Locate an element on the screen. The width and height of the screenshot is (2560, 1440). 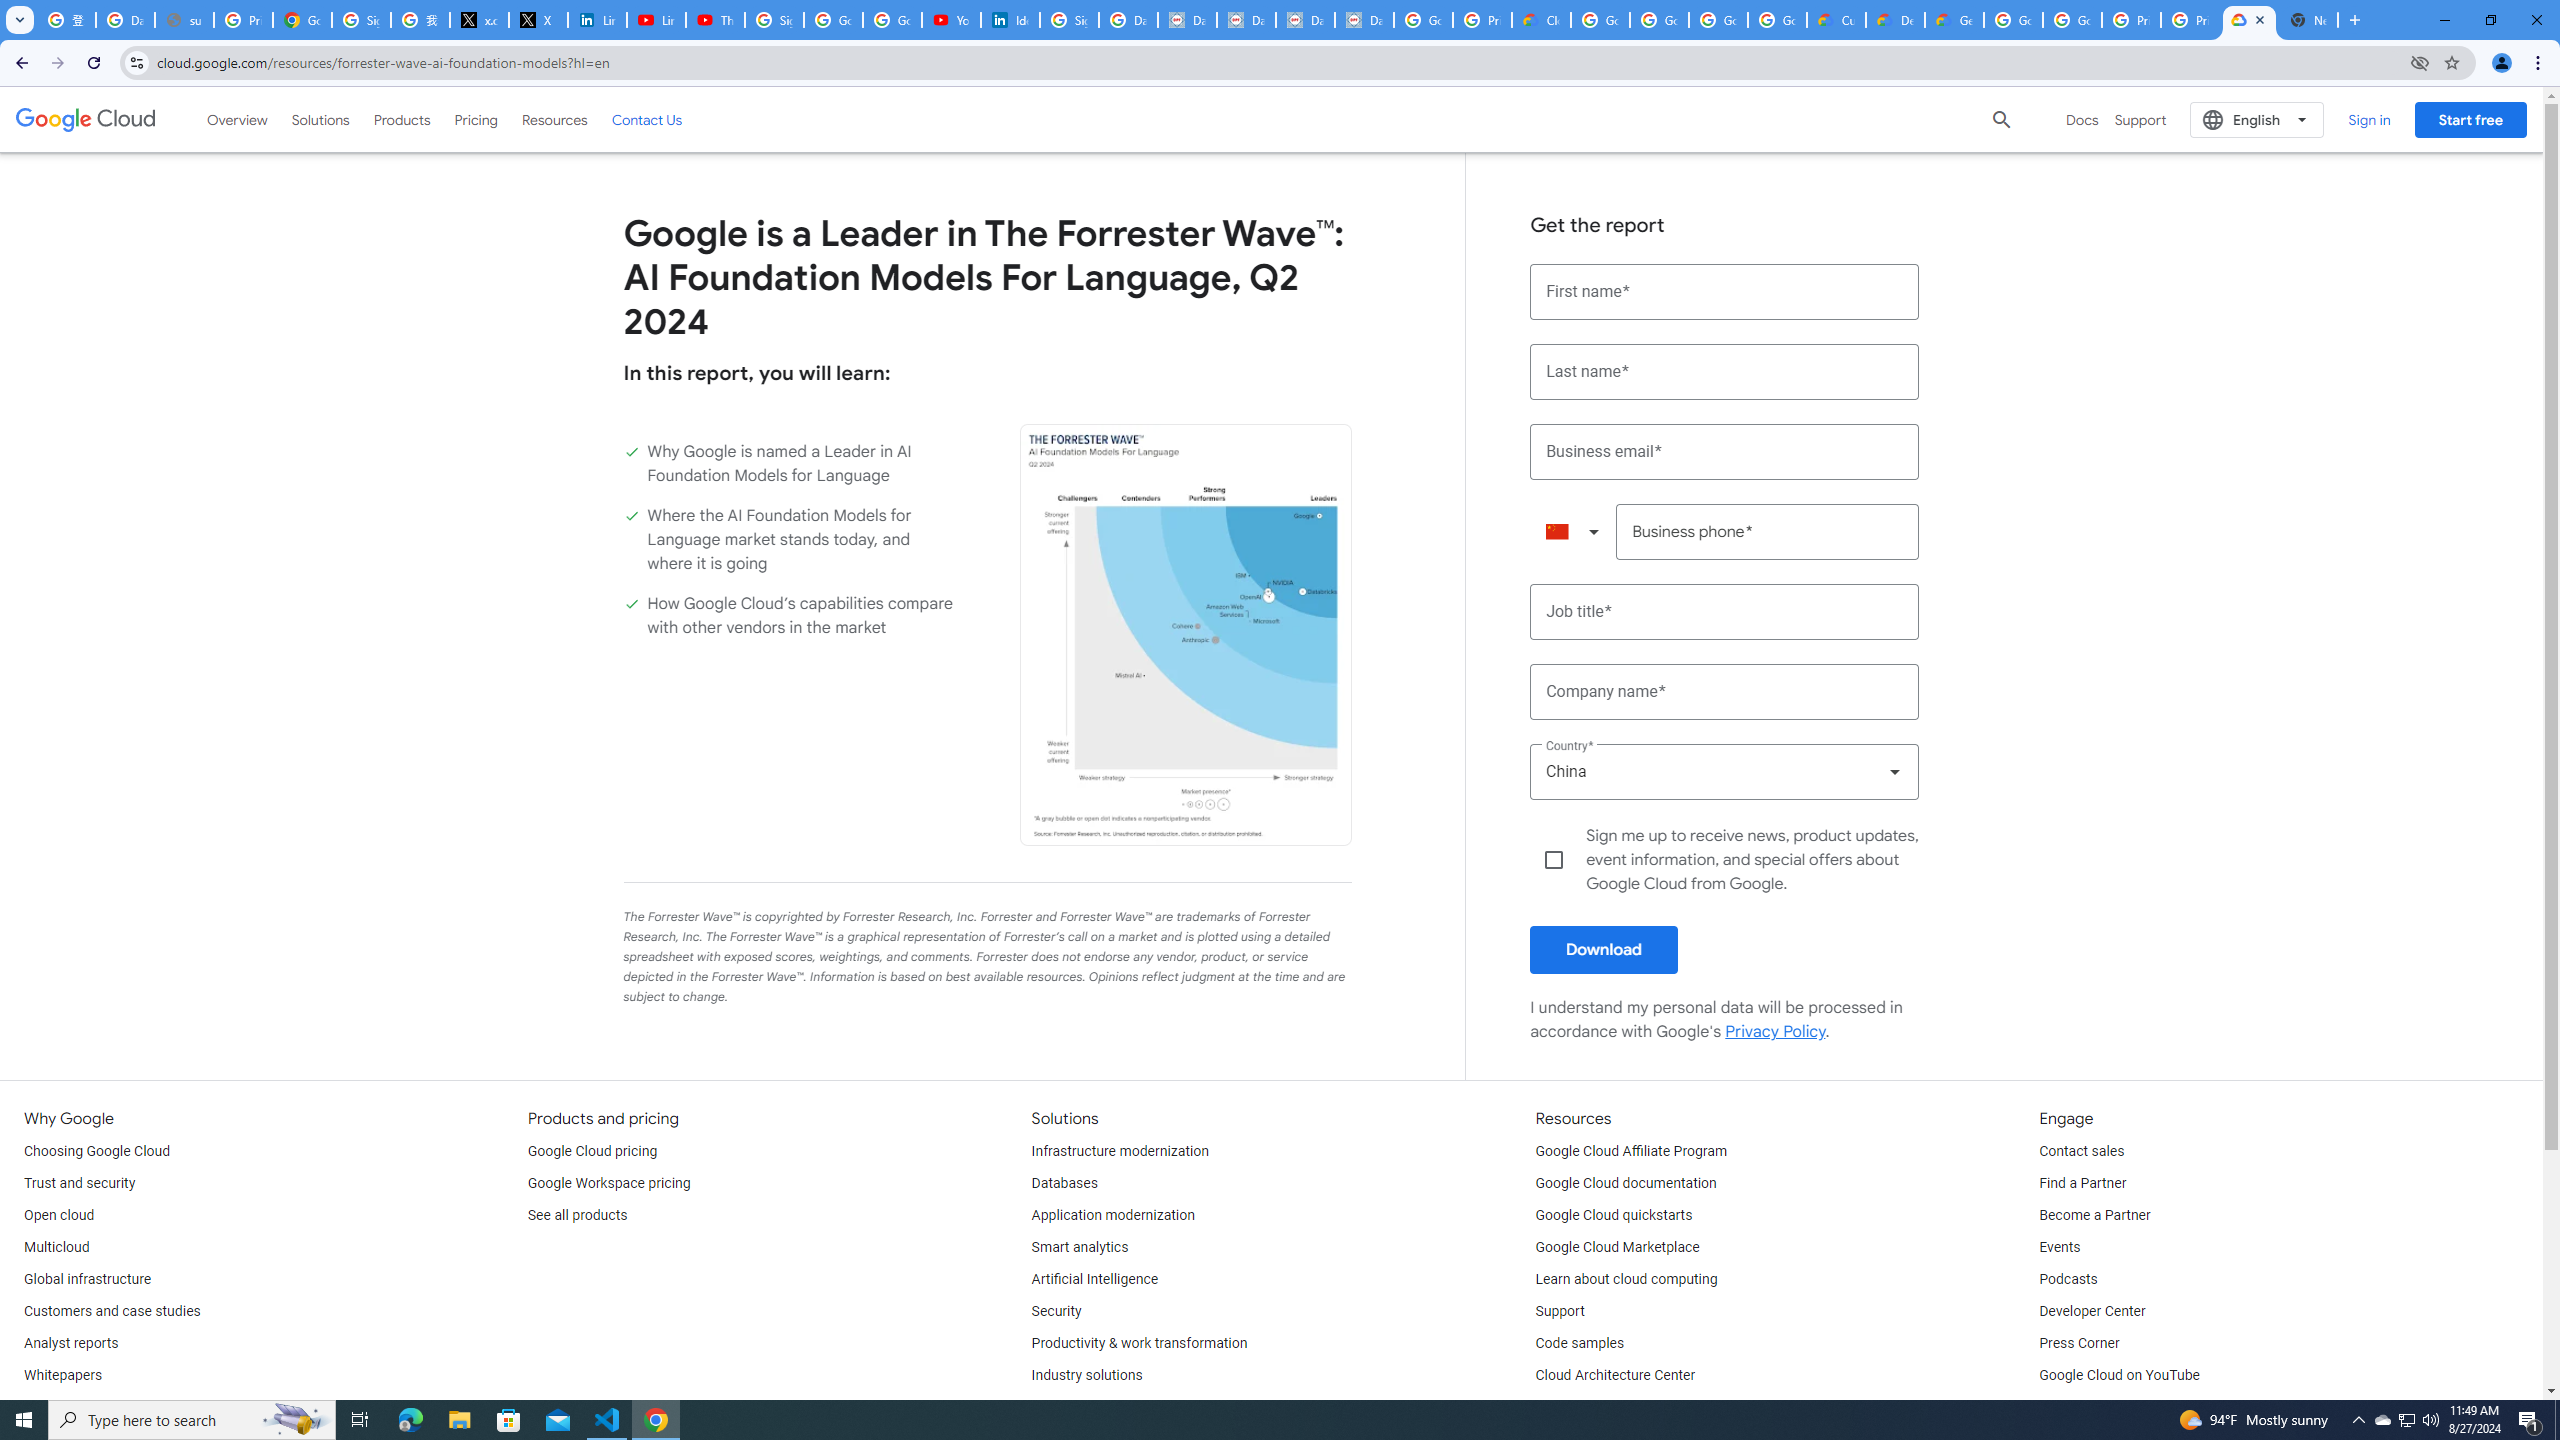
'Privacy Policy' is located at coordinates (1774, 1031).